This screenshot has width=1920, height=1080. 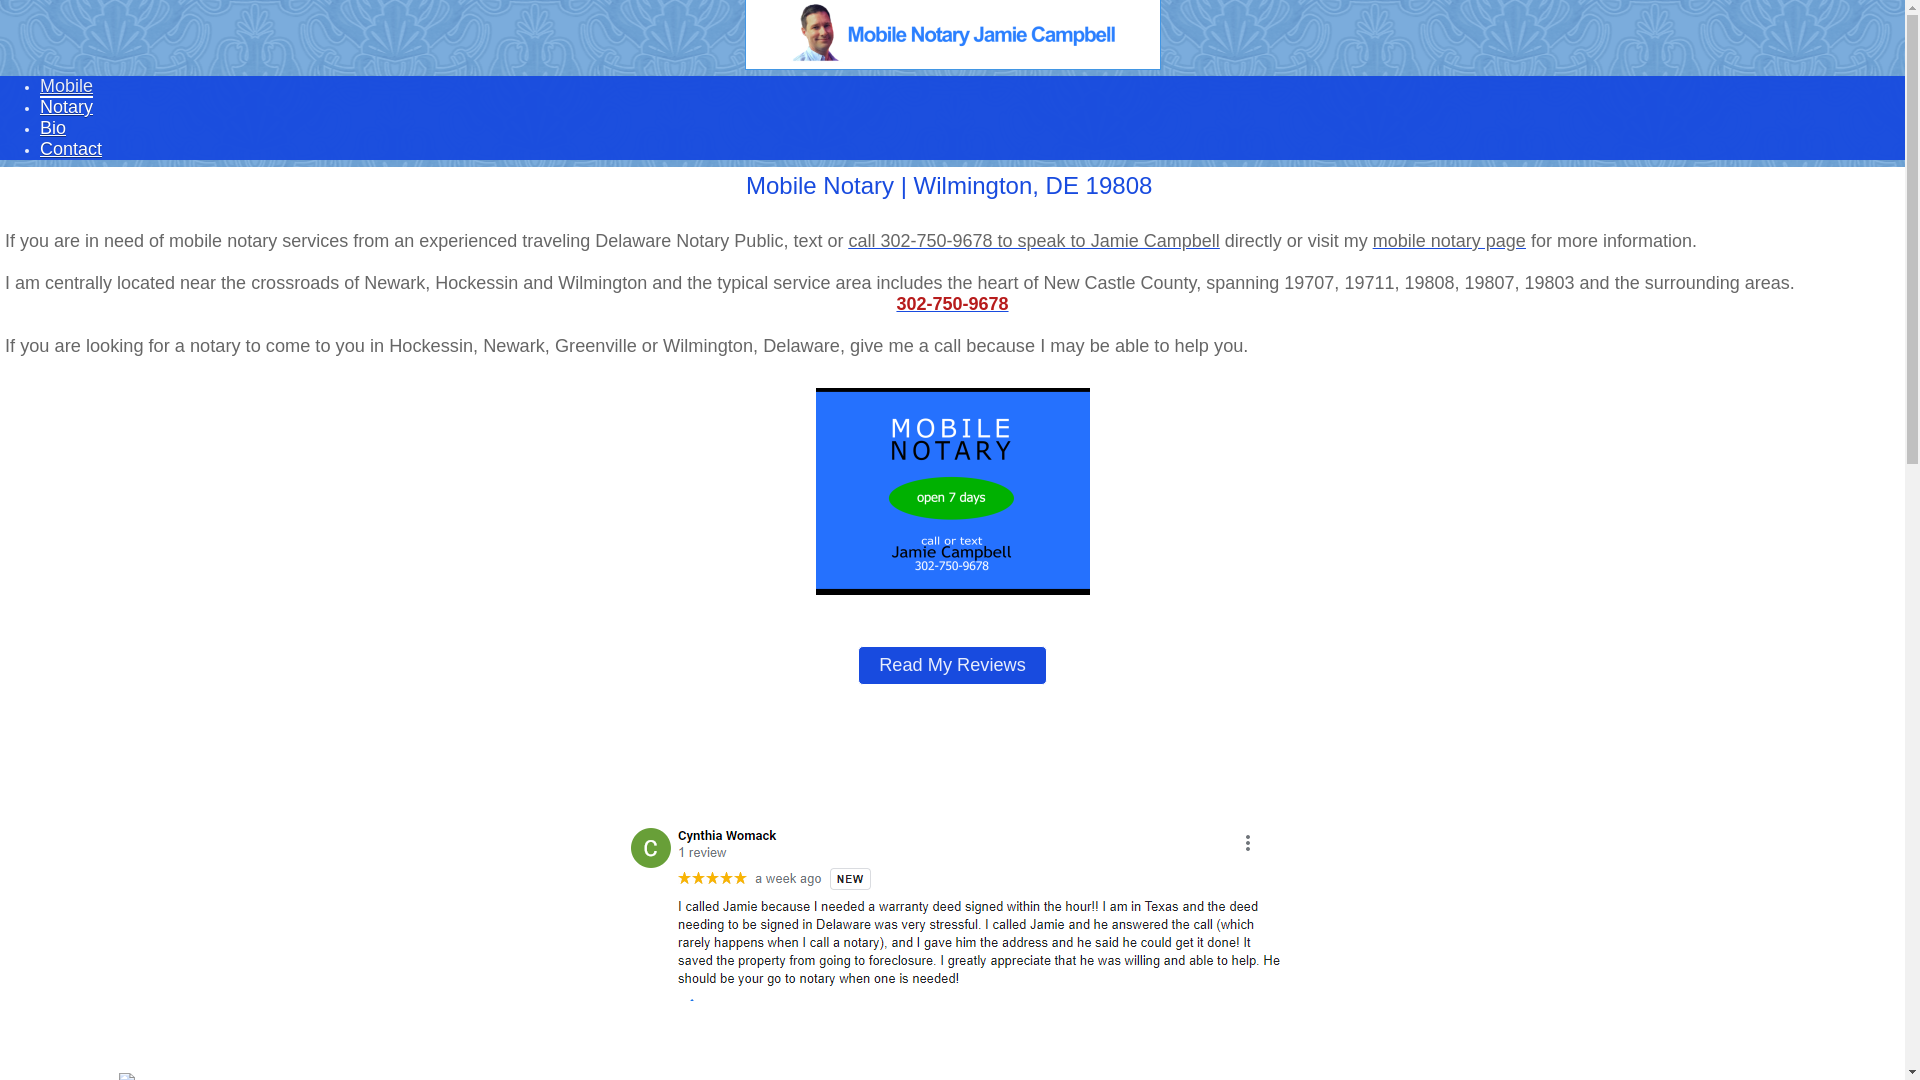 What do you see at coordinates (39, 107) in the screenshot?
I see `'Notary'` at bounding box center [39, 107].